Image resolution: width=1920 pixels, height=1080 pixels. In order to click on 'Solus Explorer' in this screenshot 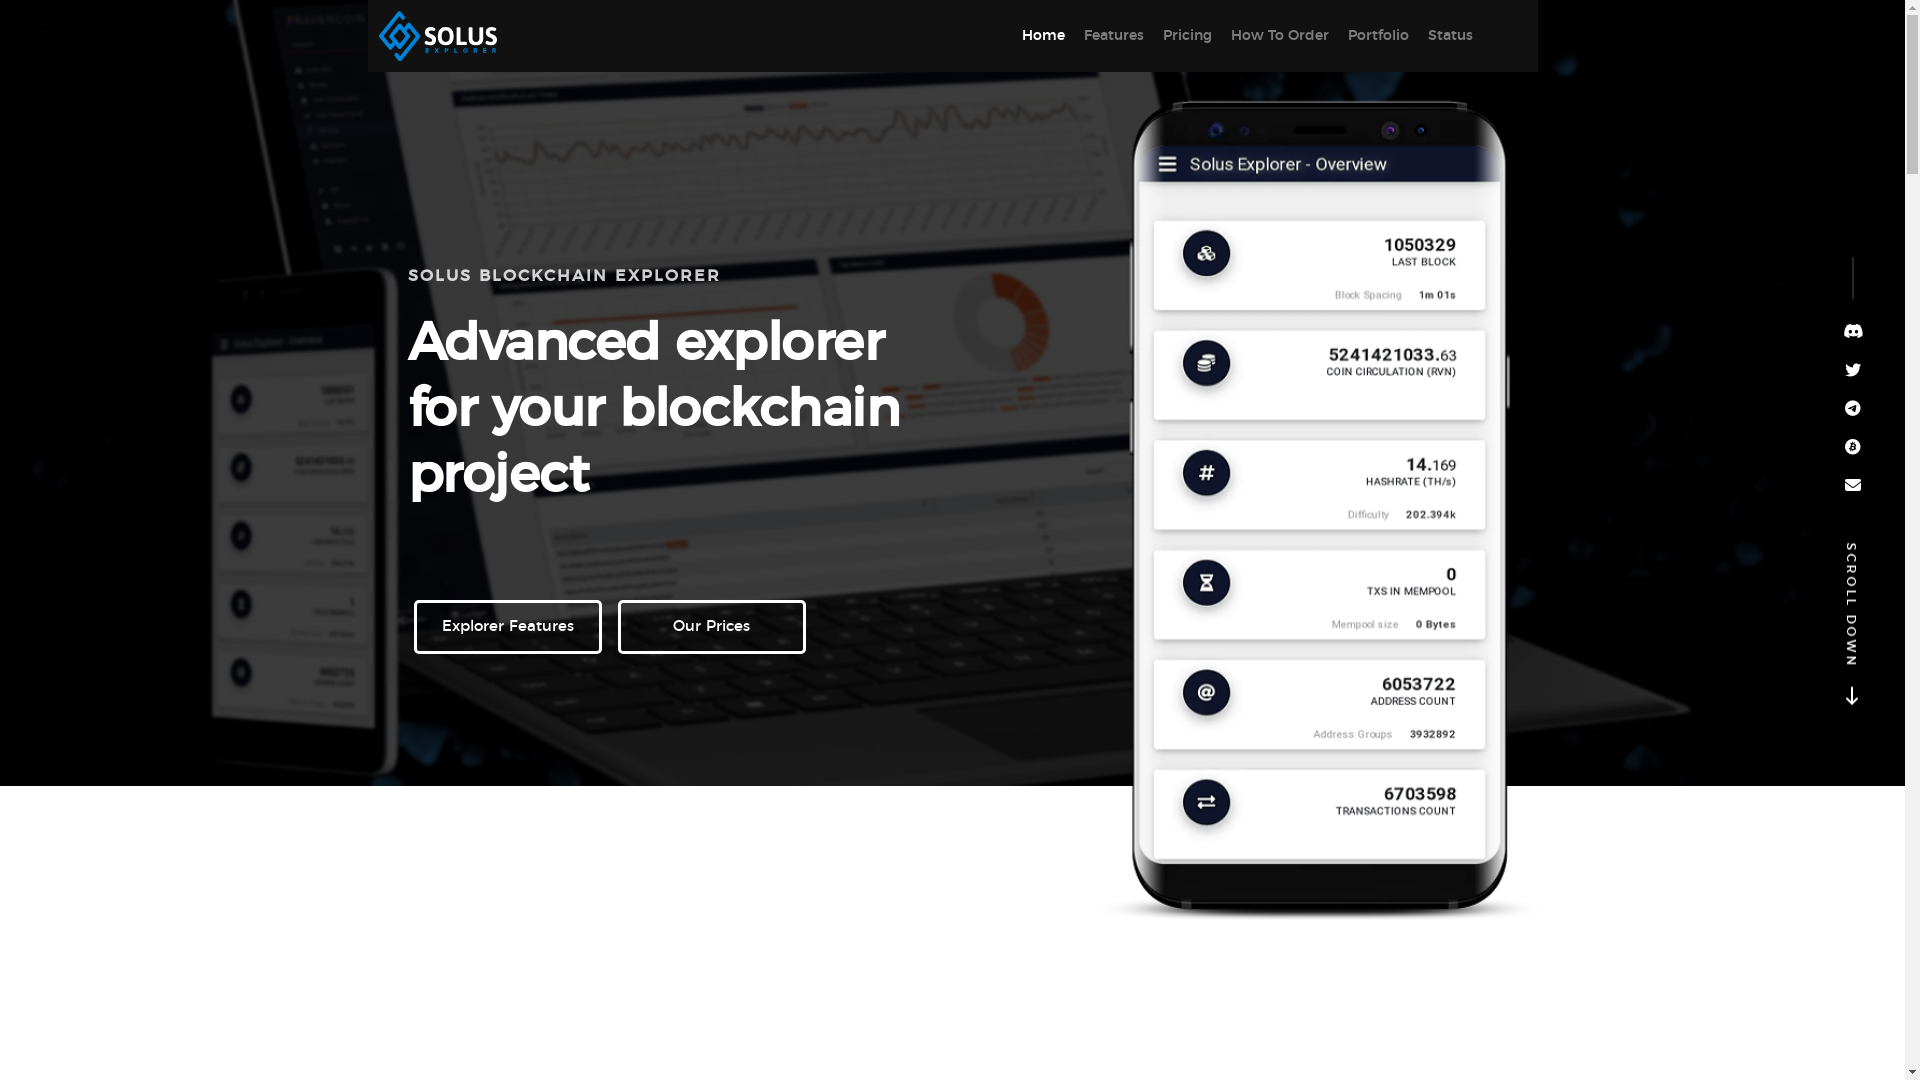, I will do `click(441, 35)`.